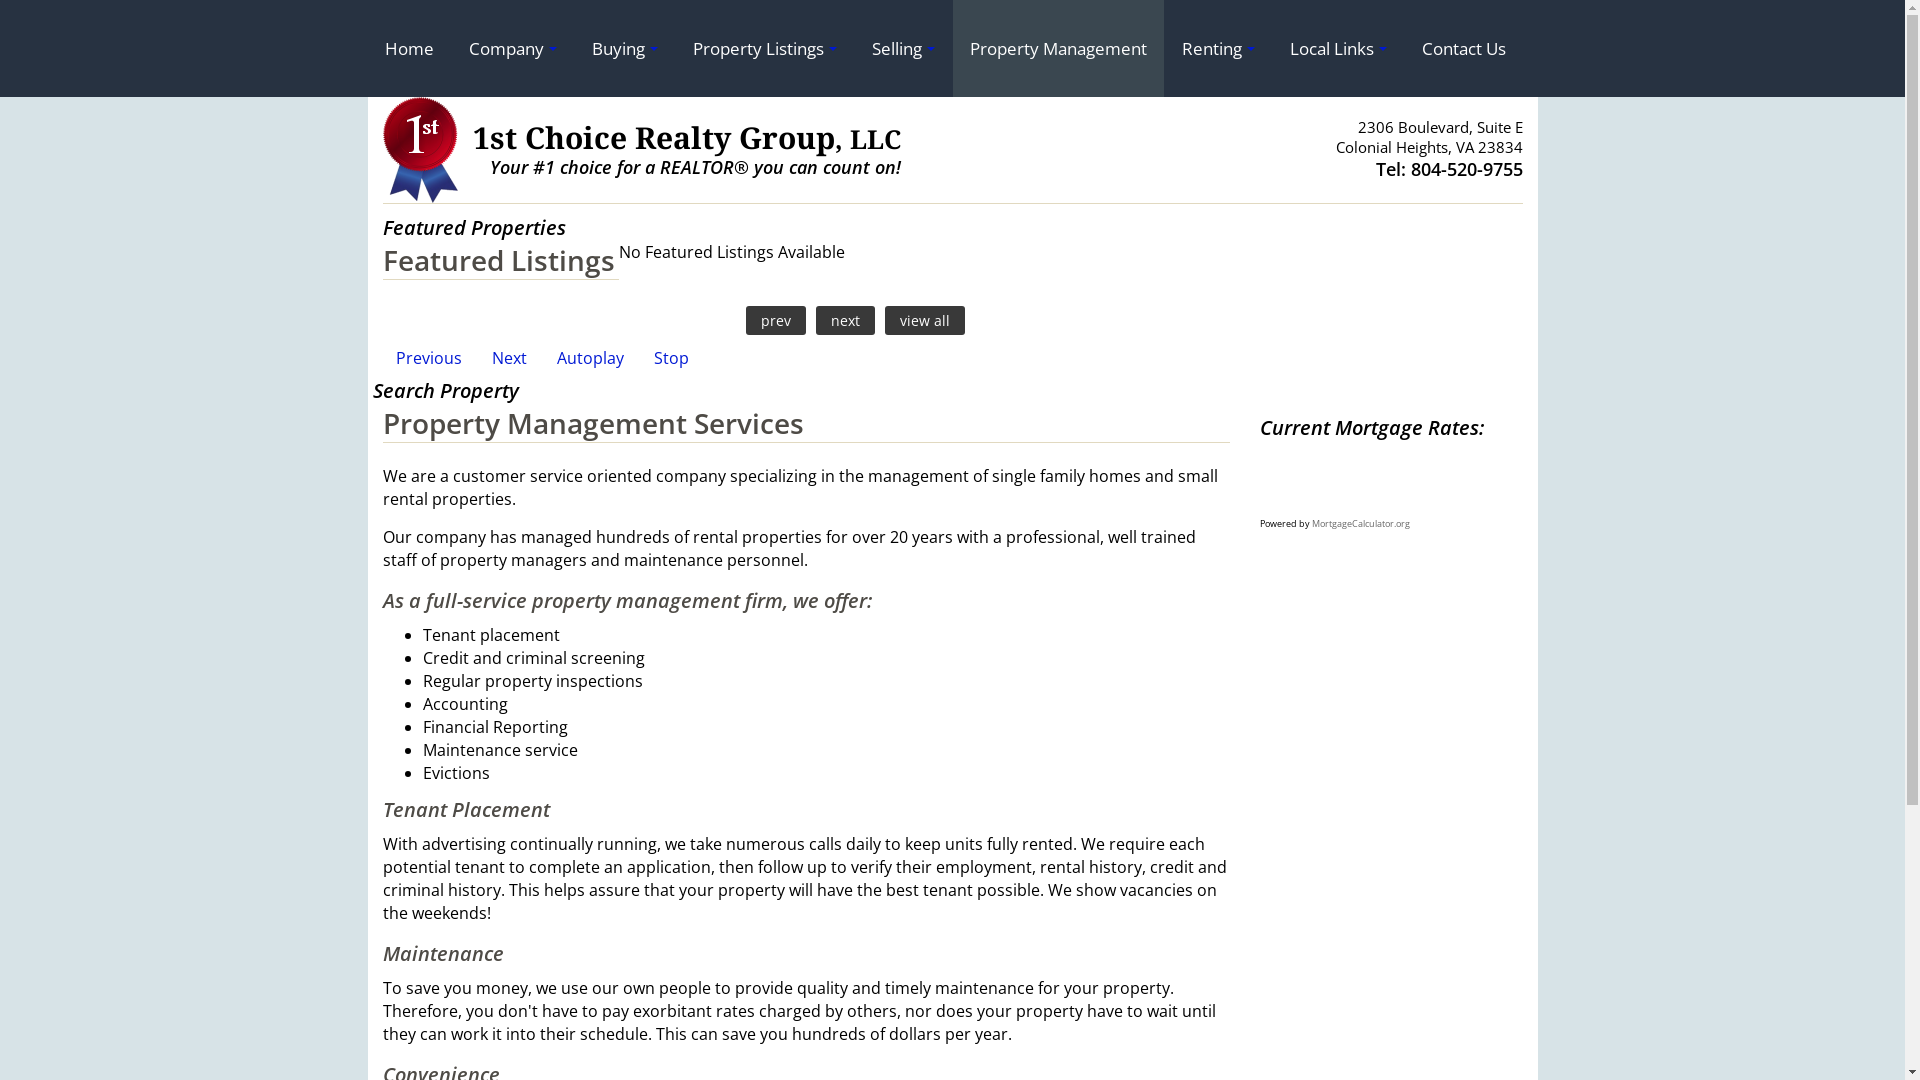 The width and height of the screenshot is (1920, 1080). I want to click on 'MortgageCalculator.org', so click(1360, 522).